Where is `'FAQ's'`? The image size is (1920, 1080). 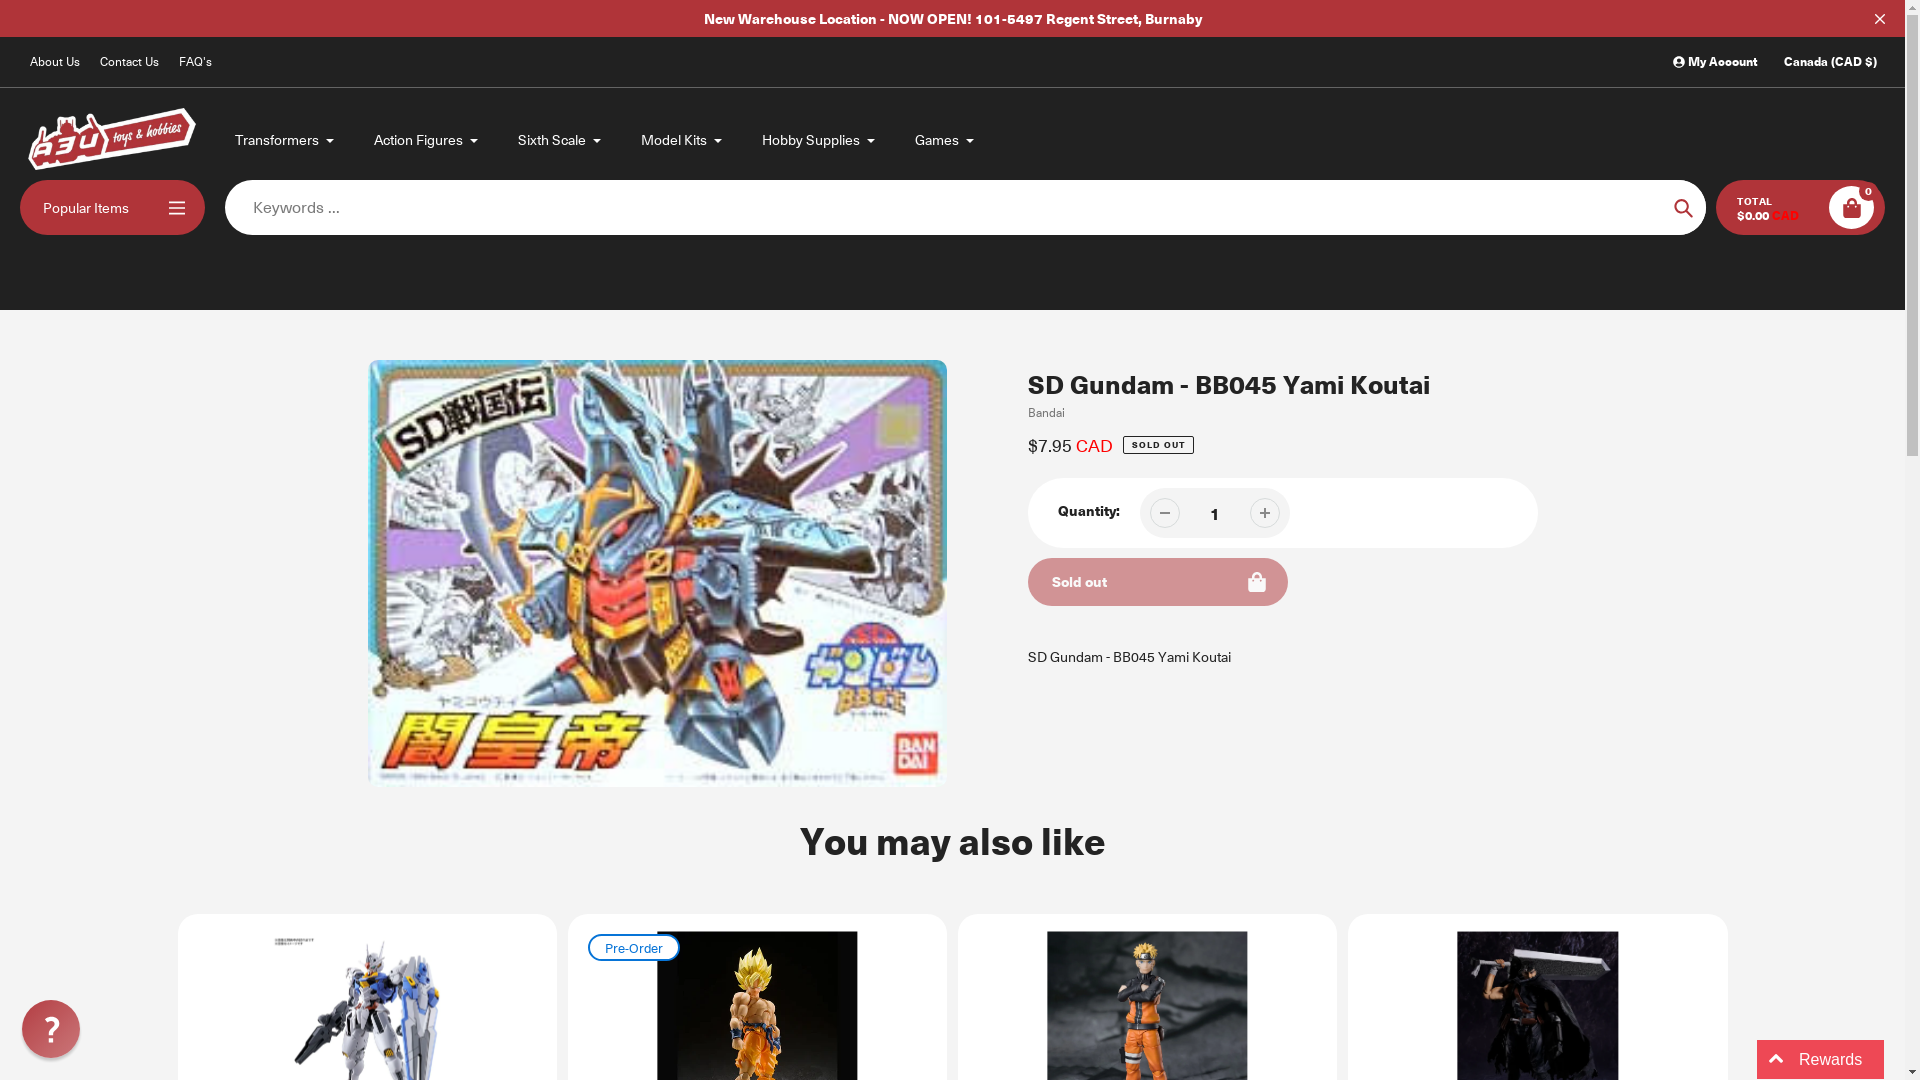
'FAQ's' is located at coordinates (195, 60).